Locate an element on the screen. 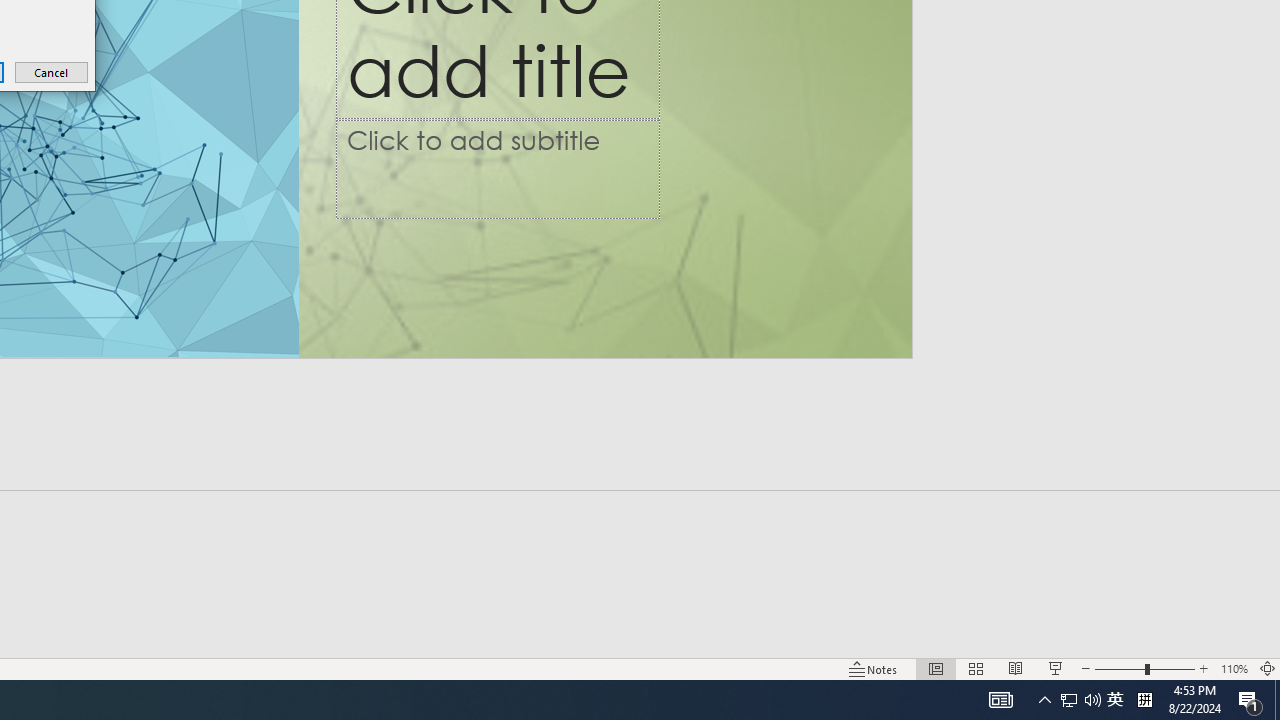  'Zoom 110%' is located at coordinates (1233, 669).